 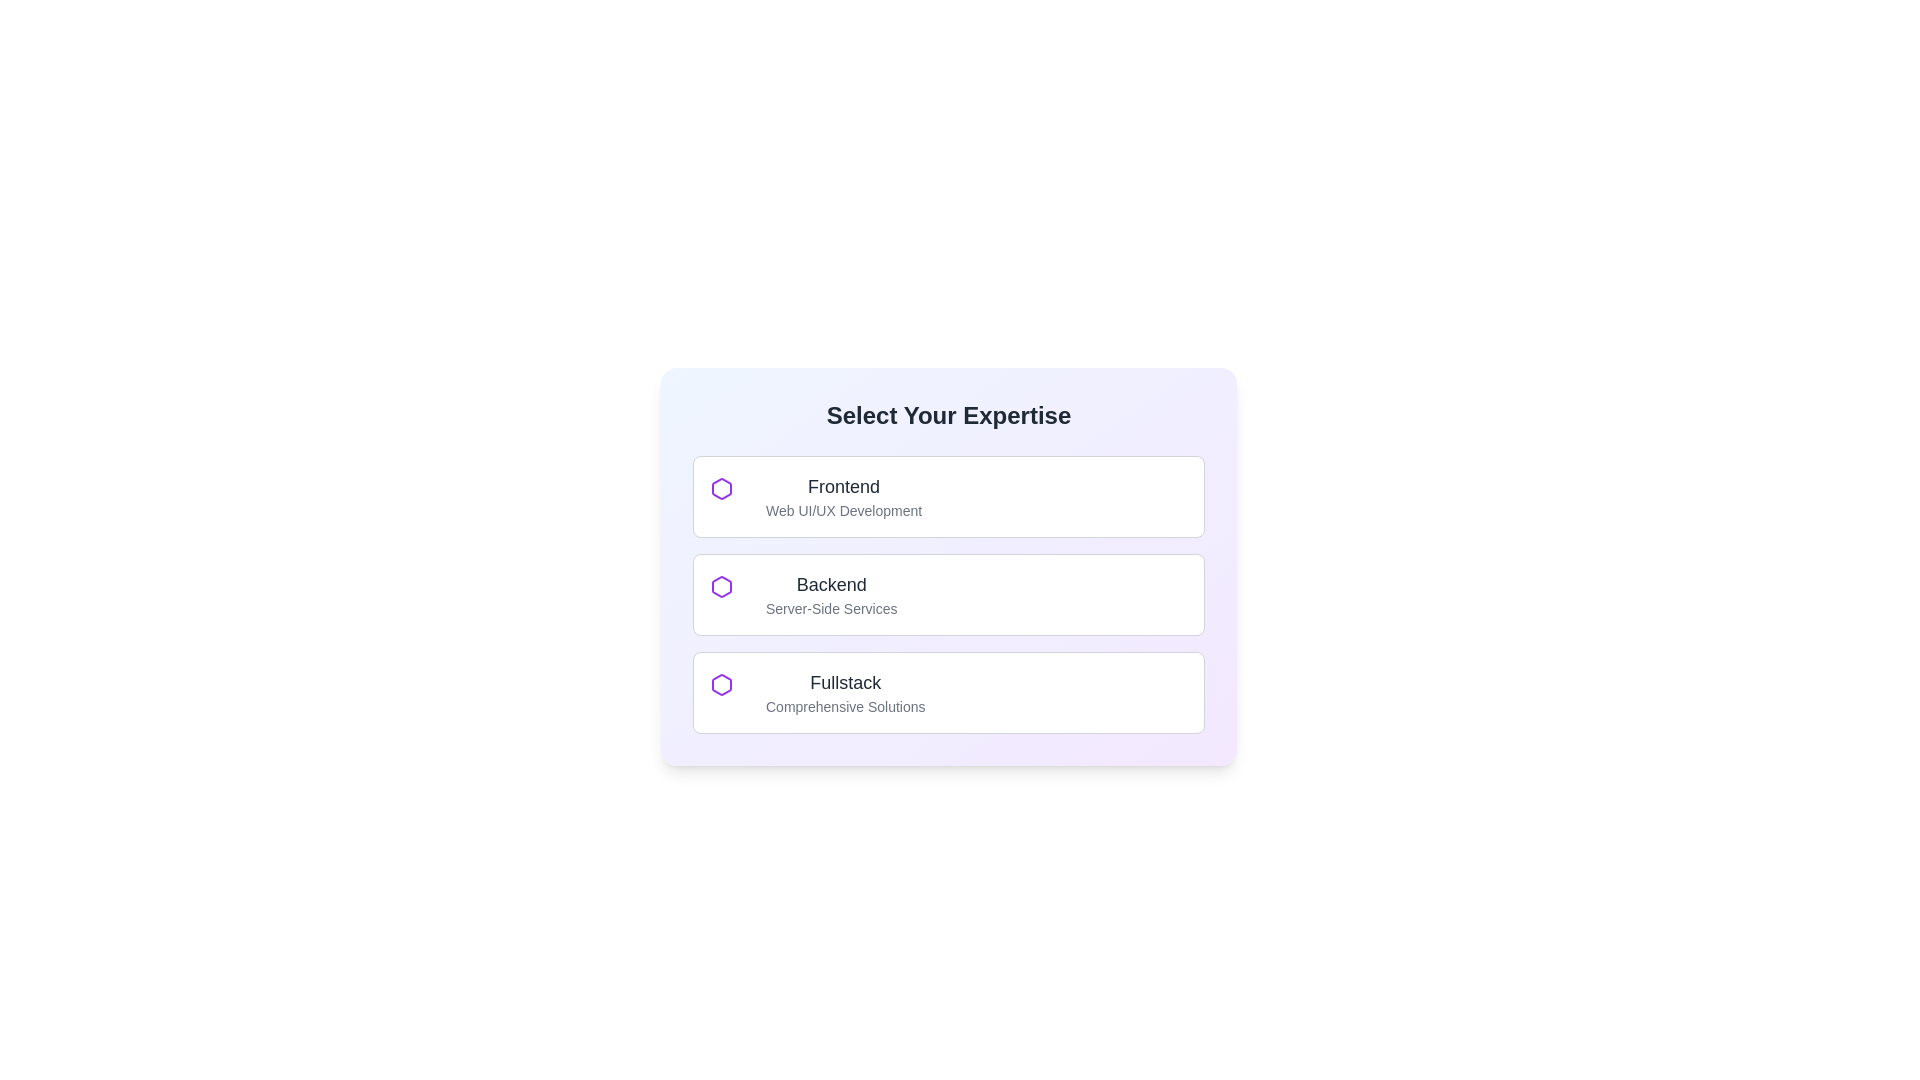 What do you see at coordinates (845, 705) in the screenshot?
I see `the text label 'Comprehensive Solutions' which provides additional information for the 'Fullstack' option in the vertical menu` at bounding box center [845, 705].